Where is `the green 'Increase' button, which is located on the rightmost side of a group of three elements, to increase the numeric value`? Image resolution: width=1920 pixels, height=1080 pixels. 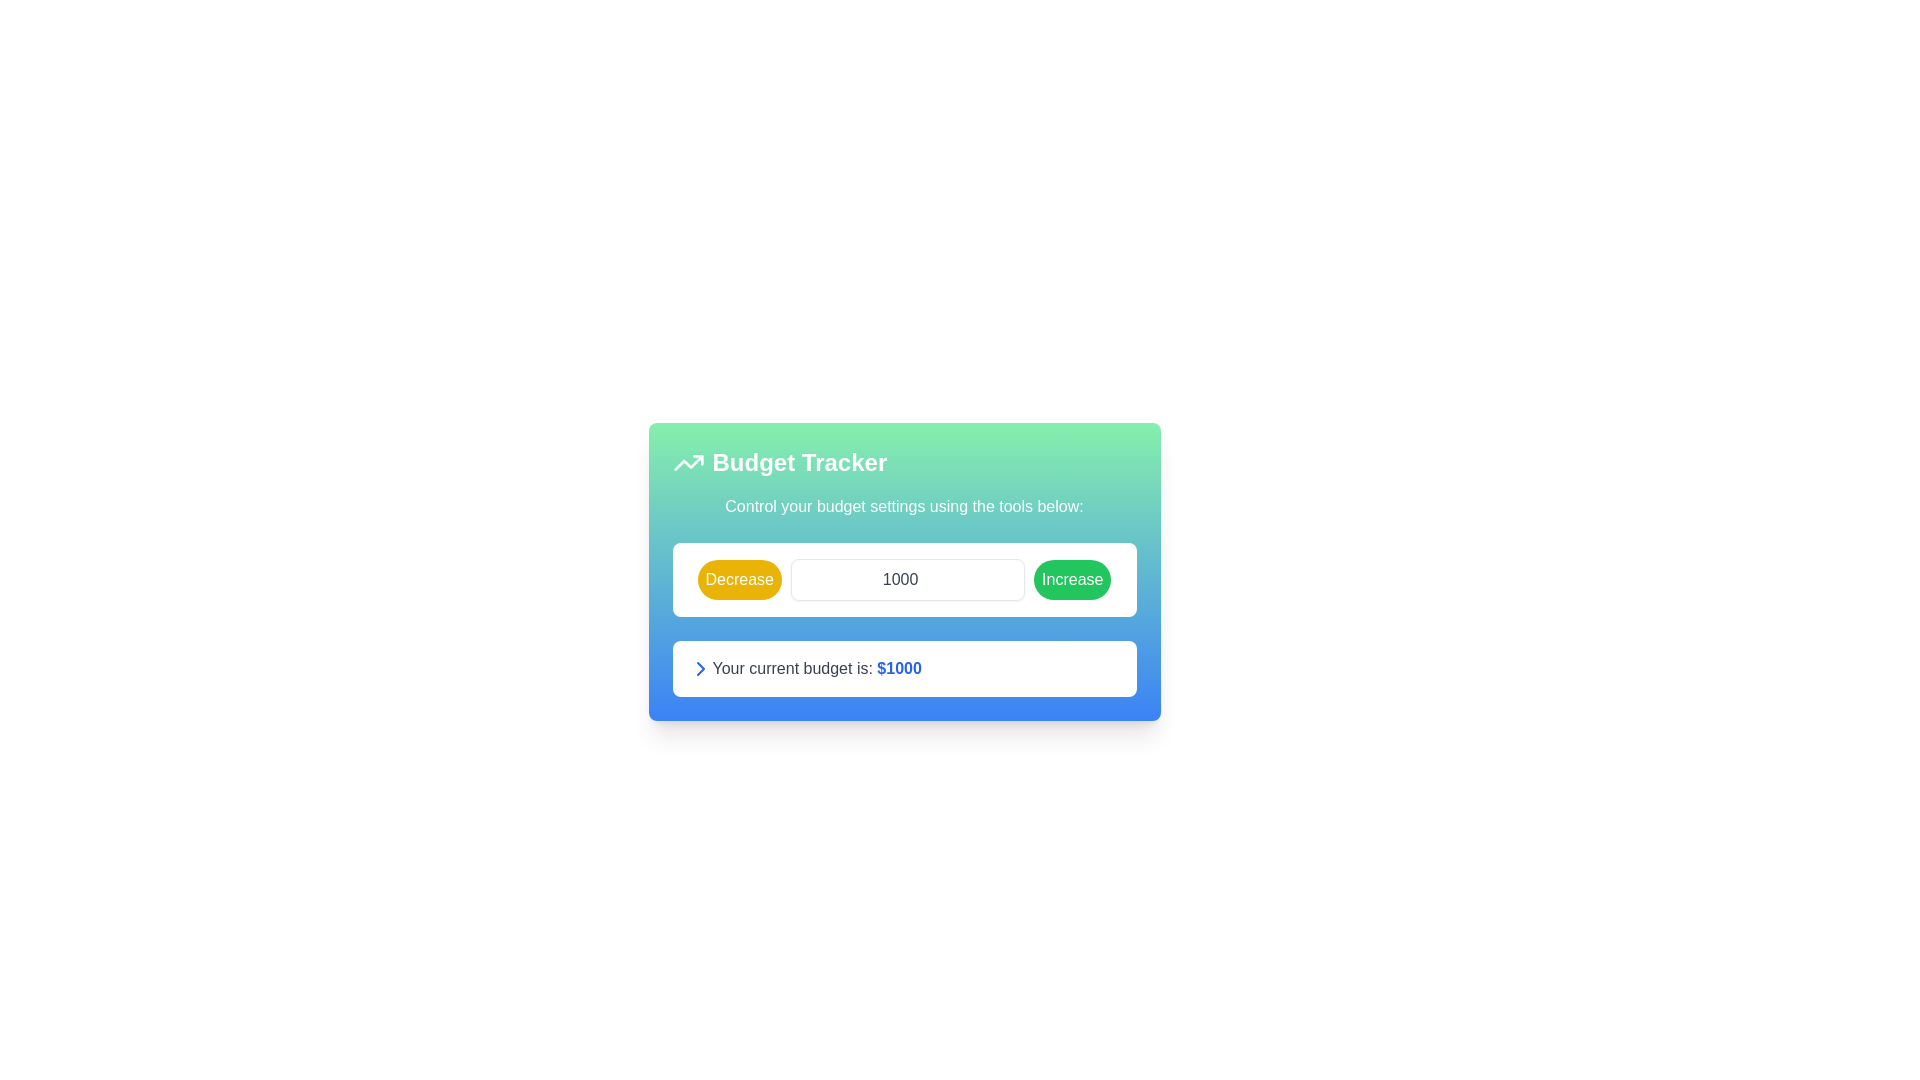
the green 'Increase' button, which is located on the rightmost side of a group of three elements, to increase the numeric value is located at coordinates (1071, 579).